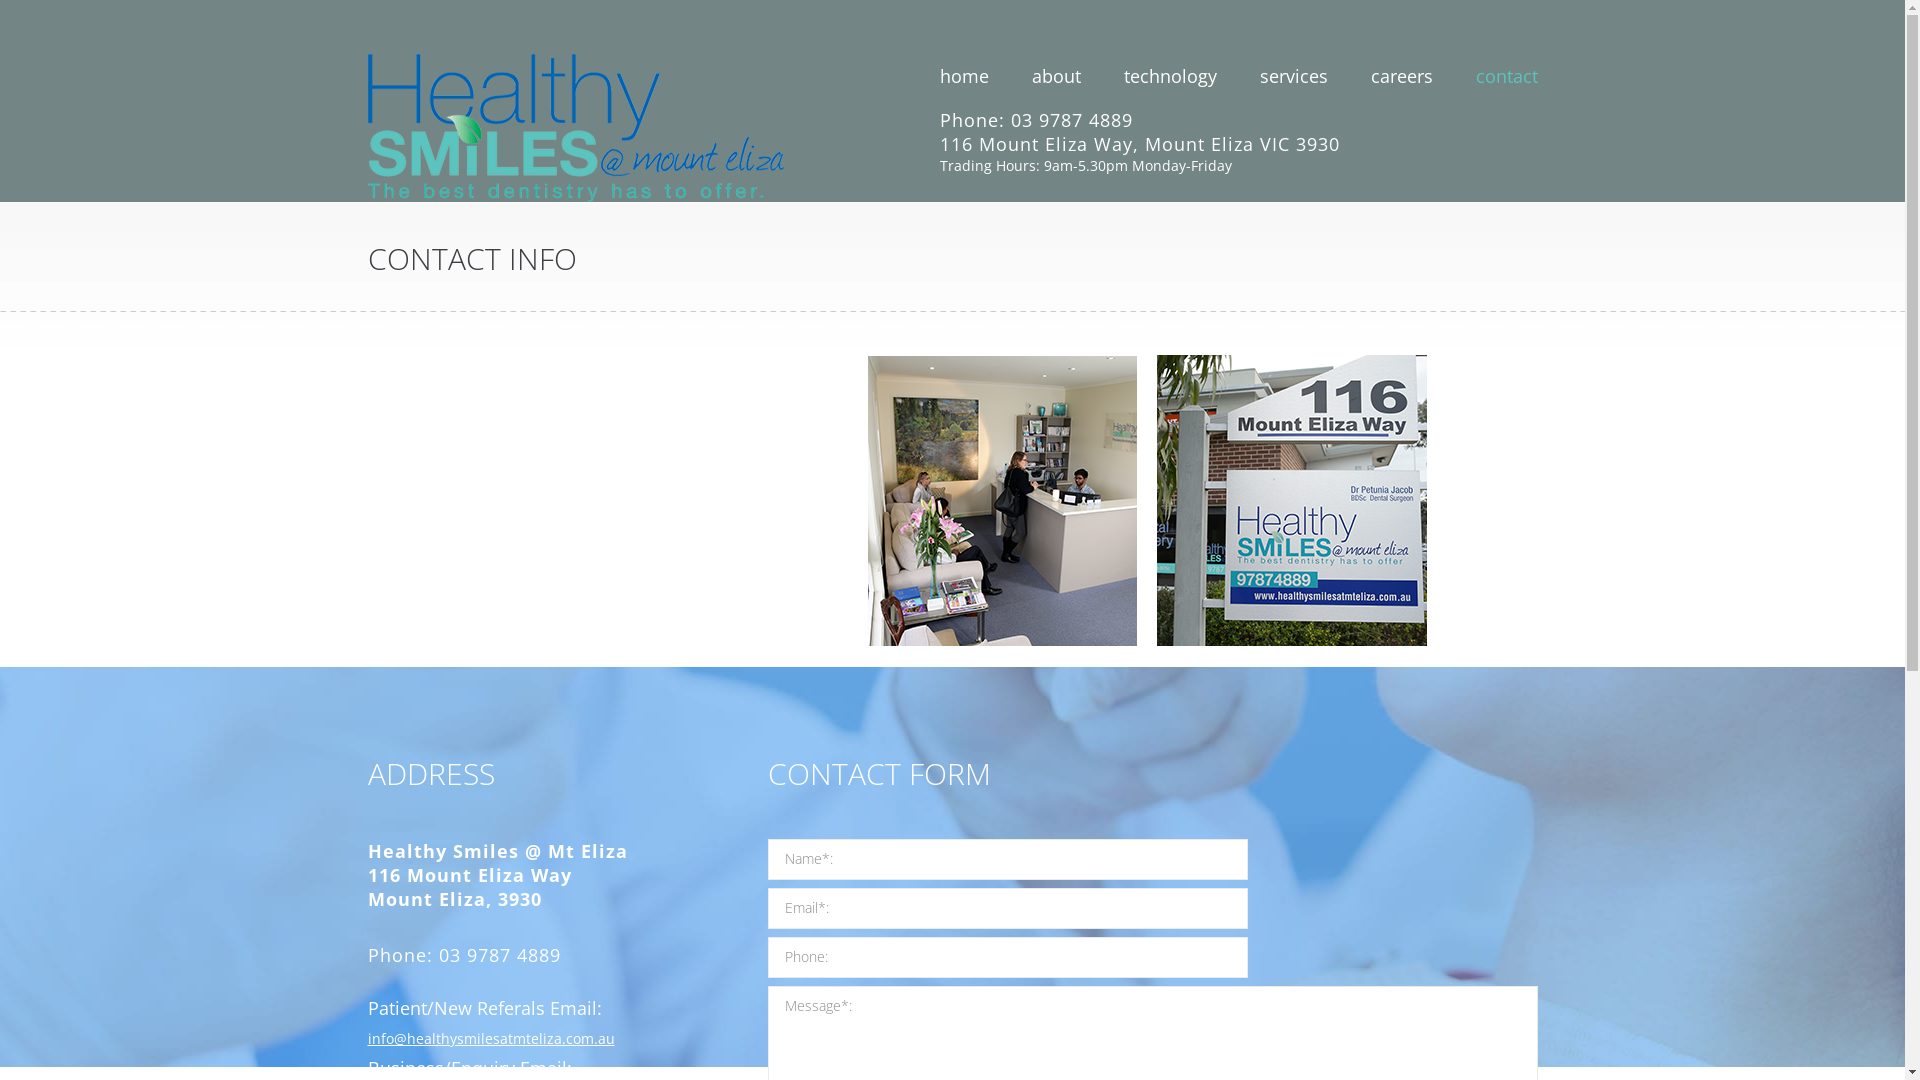  I want to click on 'home', so click(964, 75).